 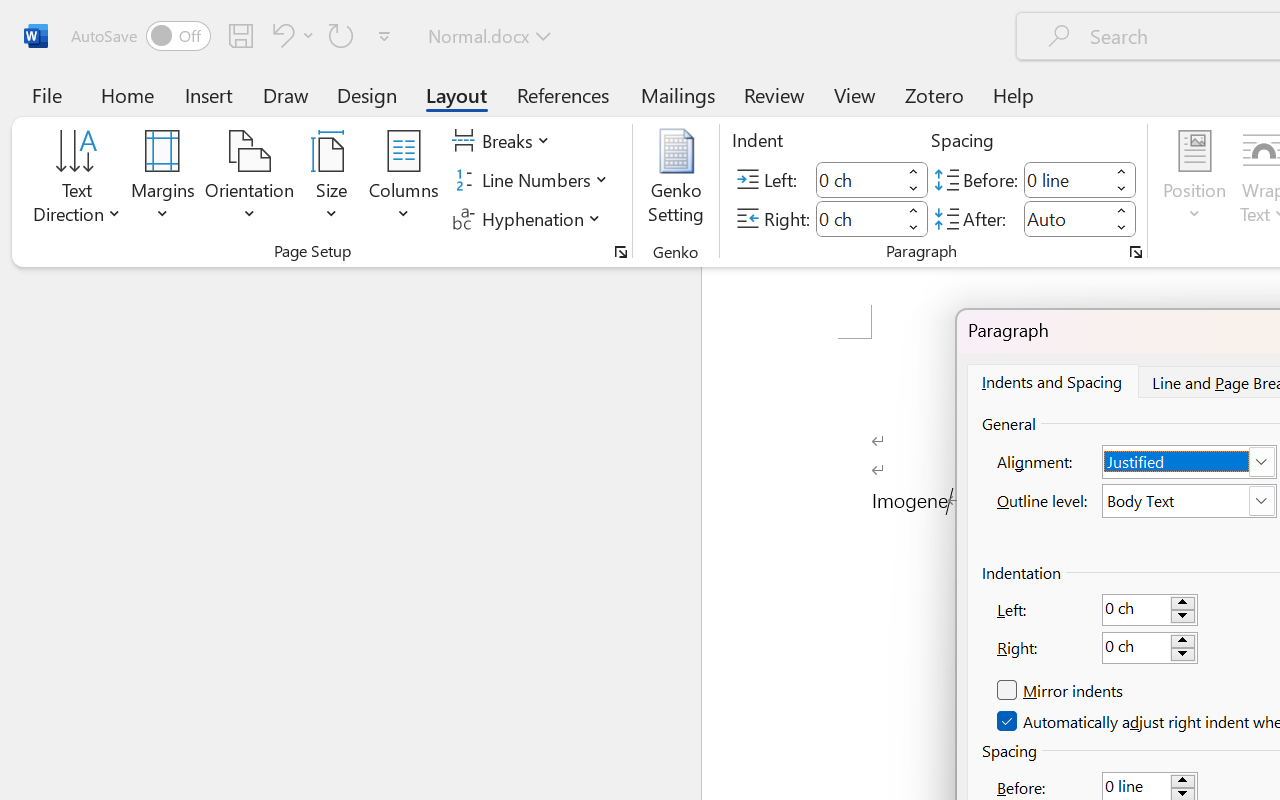 I want to click on 'Left:', so click(x=1150, y=609).